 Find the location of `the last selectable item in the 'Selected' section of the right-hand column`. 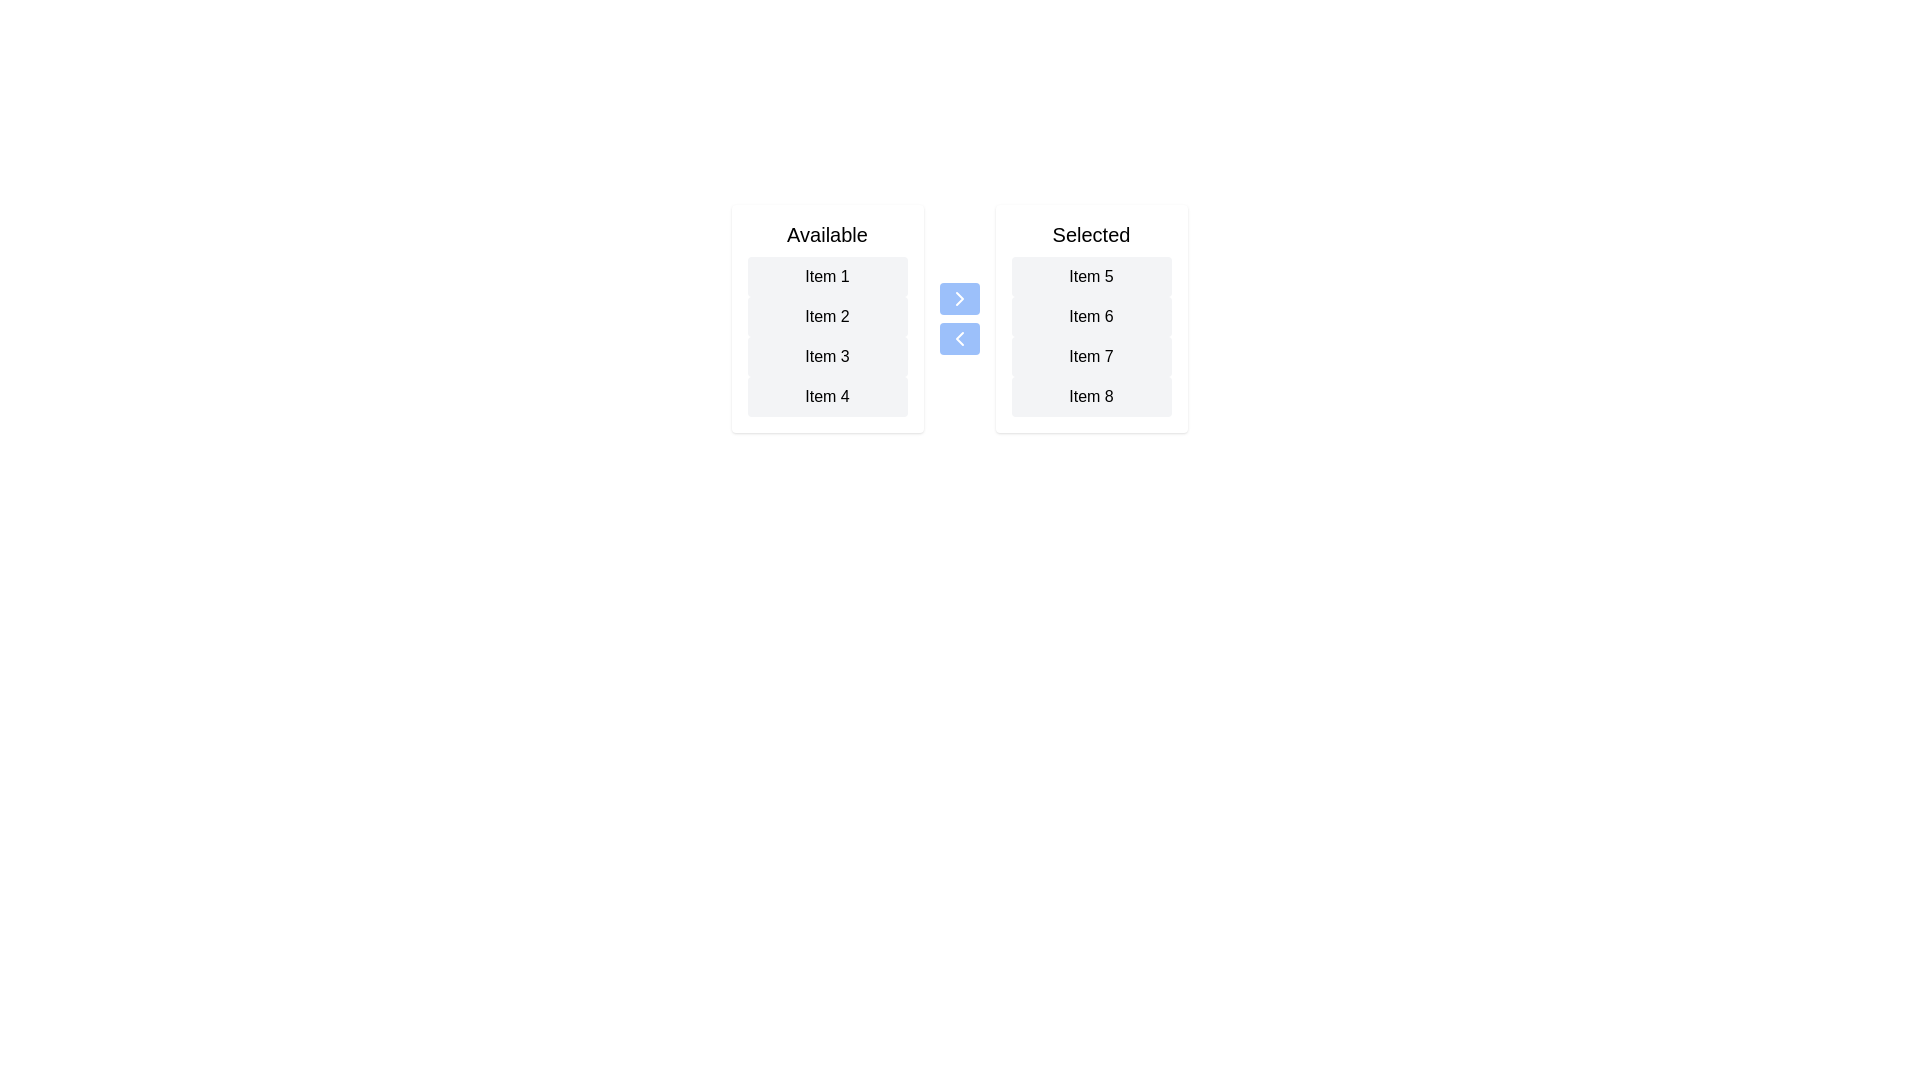

the last selectable item in the 'Selected' section of the right-hand column is located at coordinates (1090, 397).